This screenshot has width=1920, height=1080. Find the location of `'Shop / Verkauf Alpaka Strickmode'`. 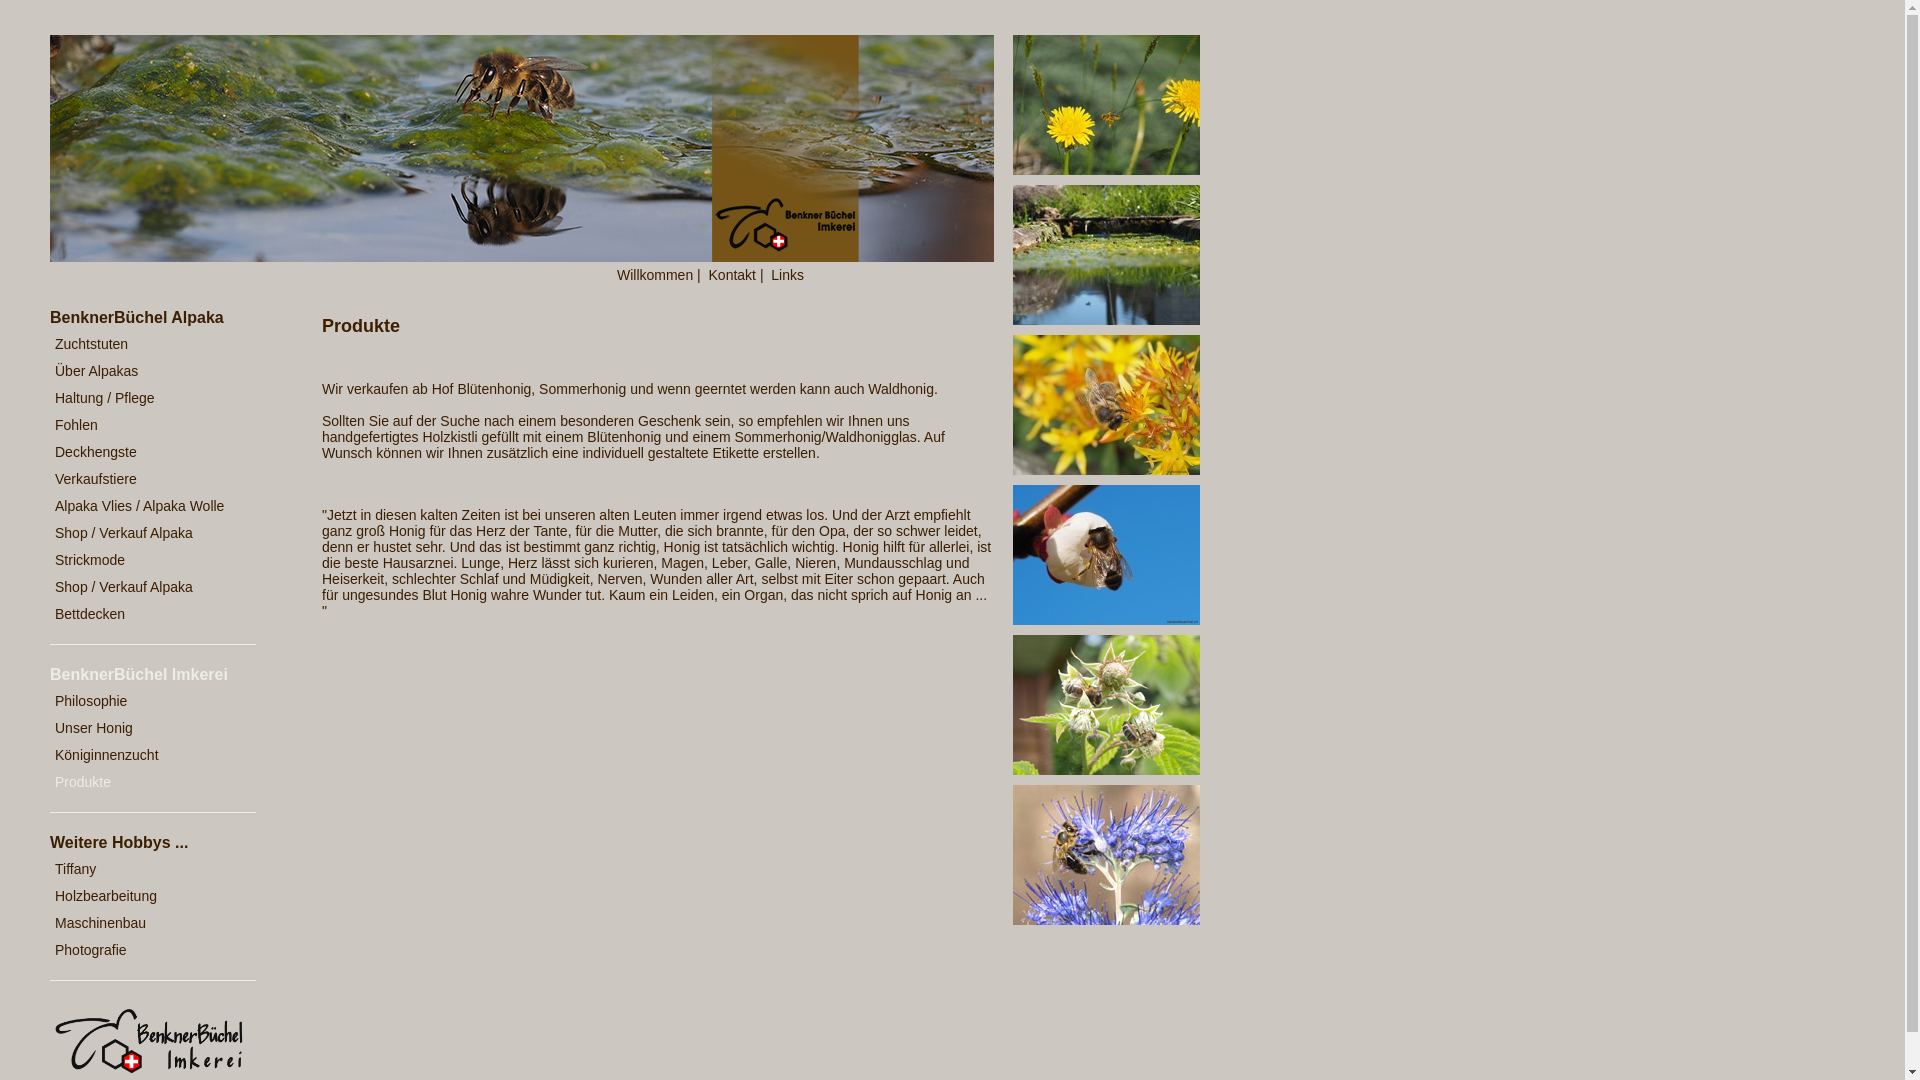

'Shop / Verkauf Alpaka Strickmode' is located at coordinates (143, 547).